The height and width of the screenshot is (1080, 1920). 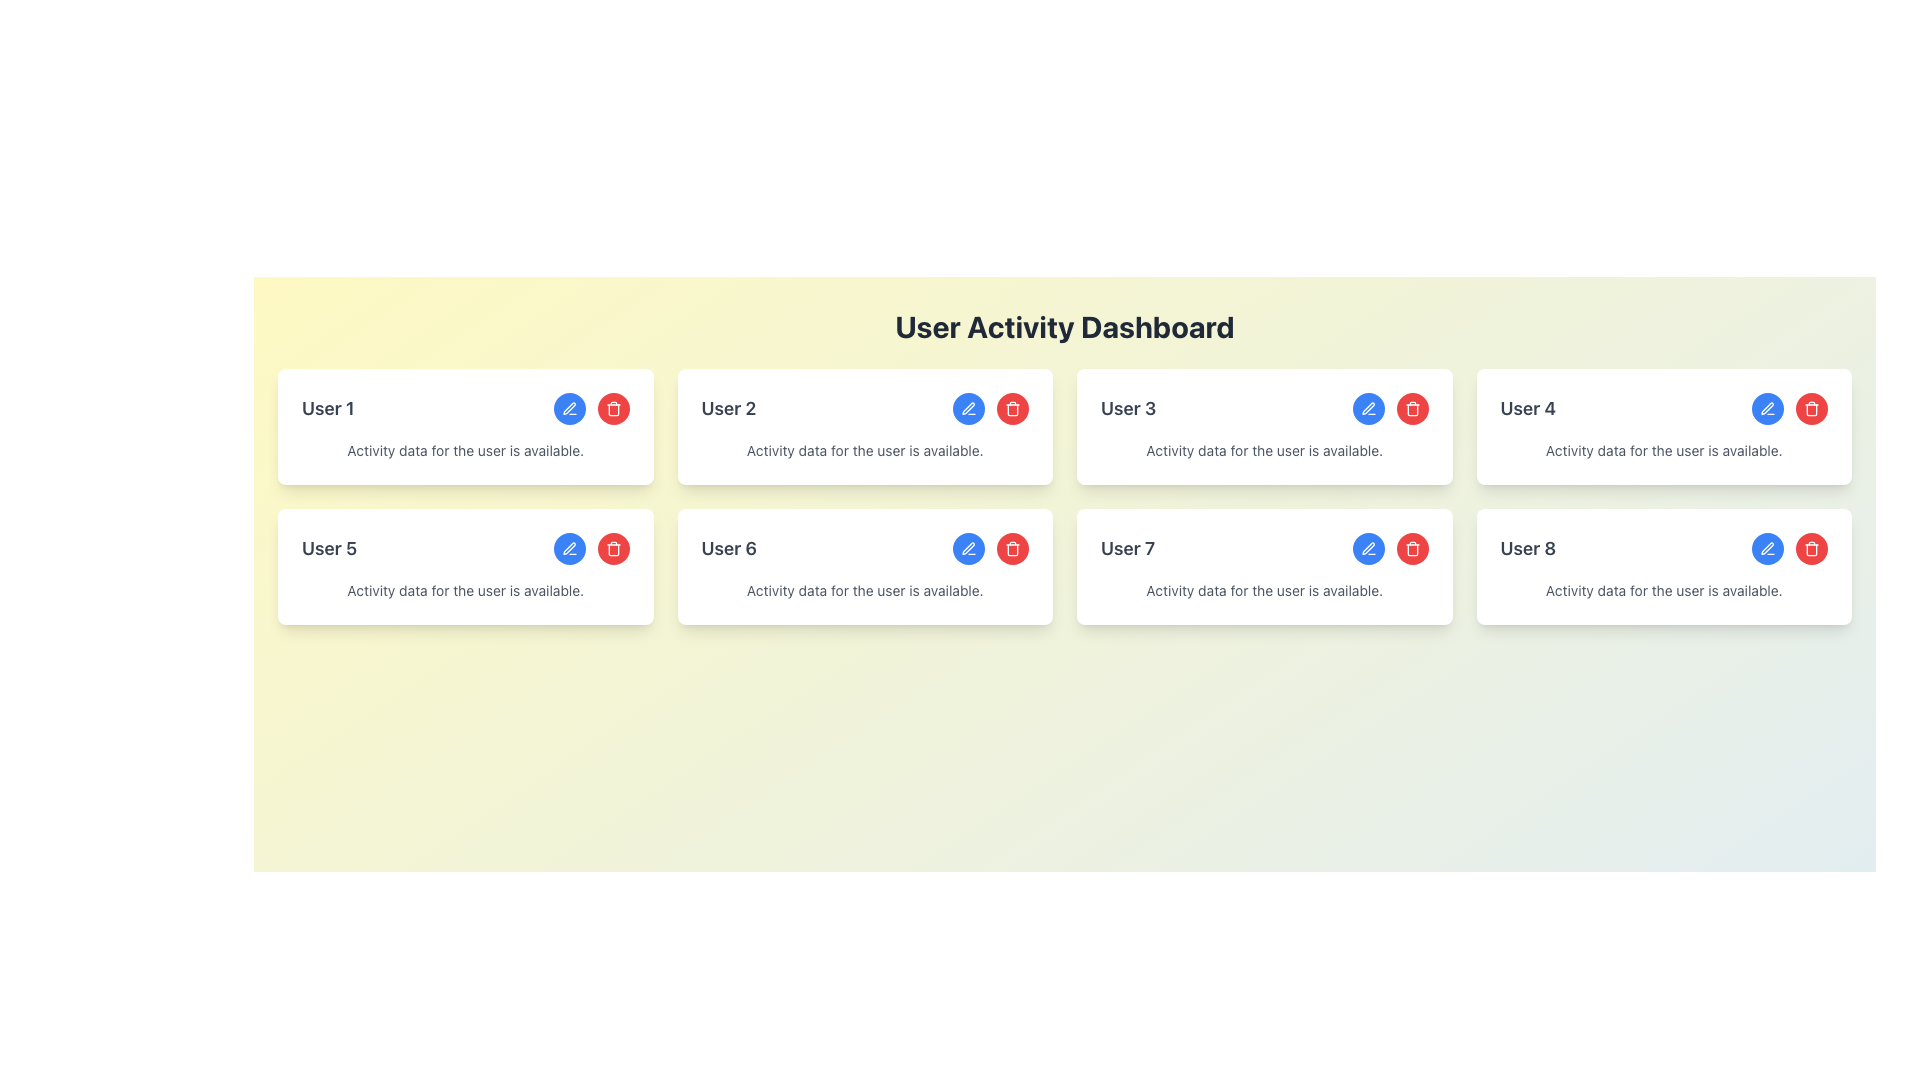 I want to click on the static text element that reads 'Activity data for the user is available.' which is centrally positioned below the username 'User 1' in the first card of the user activity dashboard, so click(x=464, y=451).